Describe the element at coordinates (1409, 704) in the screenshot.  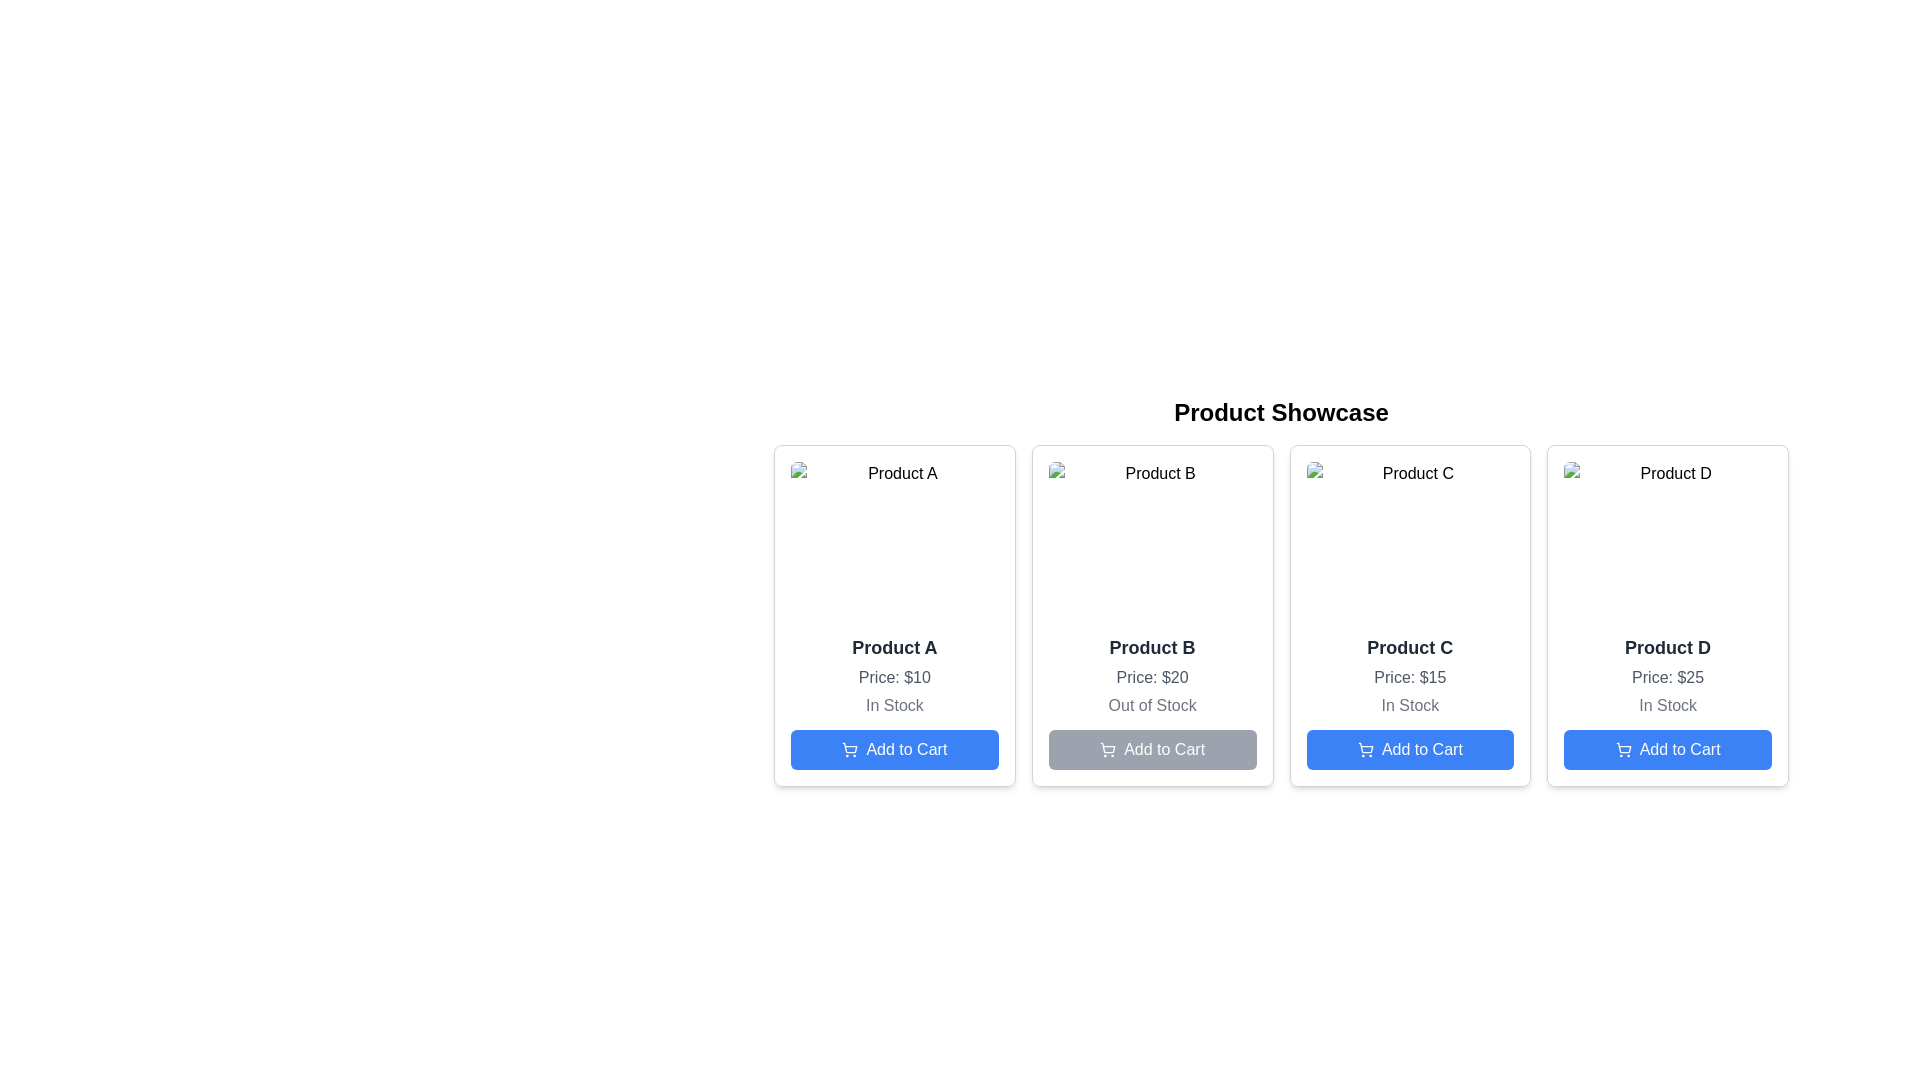
I see `the 'In Stock' text label element, which is styled in gray and positioned centrally below the price information of 'Product C'` at that location.